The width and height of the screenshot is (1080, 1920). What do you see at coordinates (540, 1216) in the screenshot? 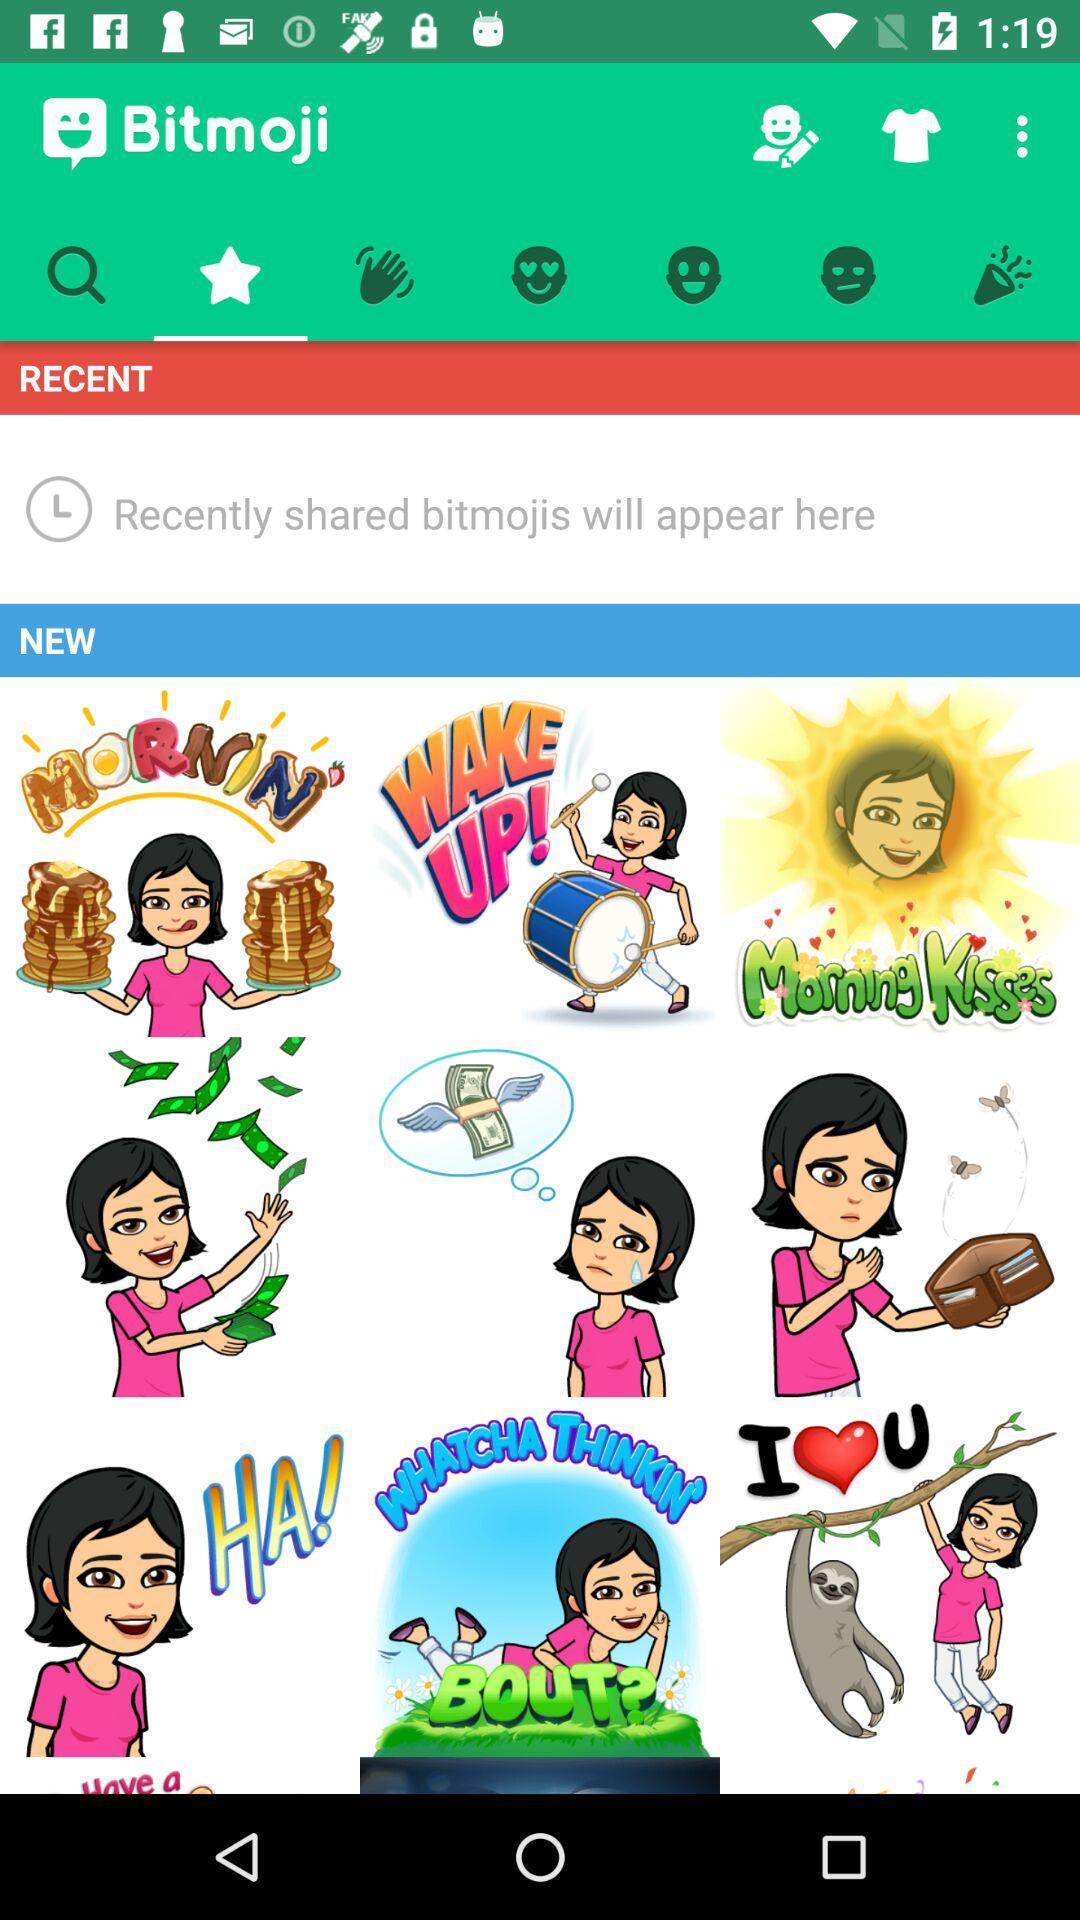
I see `emoji click option` at bounding box center [540, 1216].